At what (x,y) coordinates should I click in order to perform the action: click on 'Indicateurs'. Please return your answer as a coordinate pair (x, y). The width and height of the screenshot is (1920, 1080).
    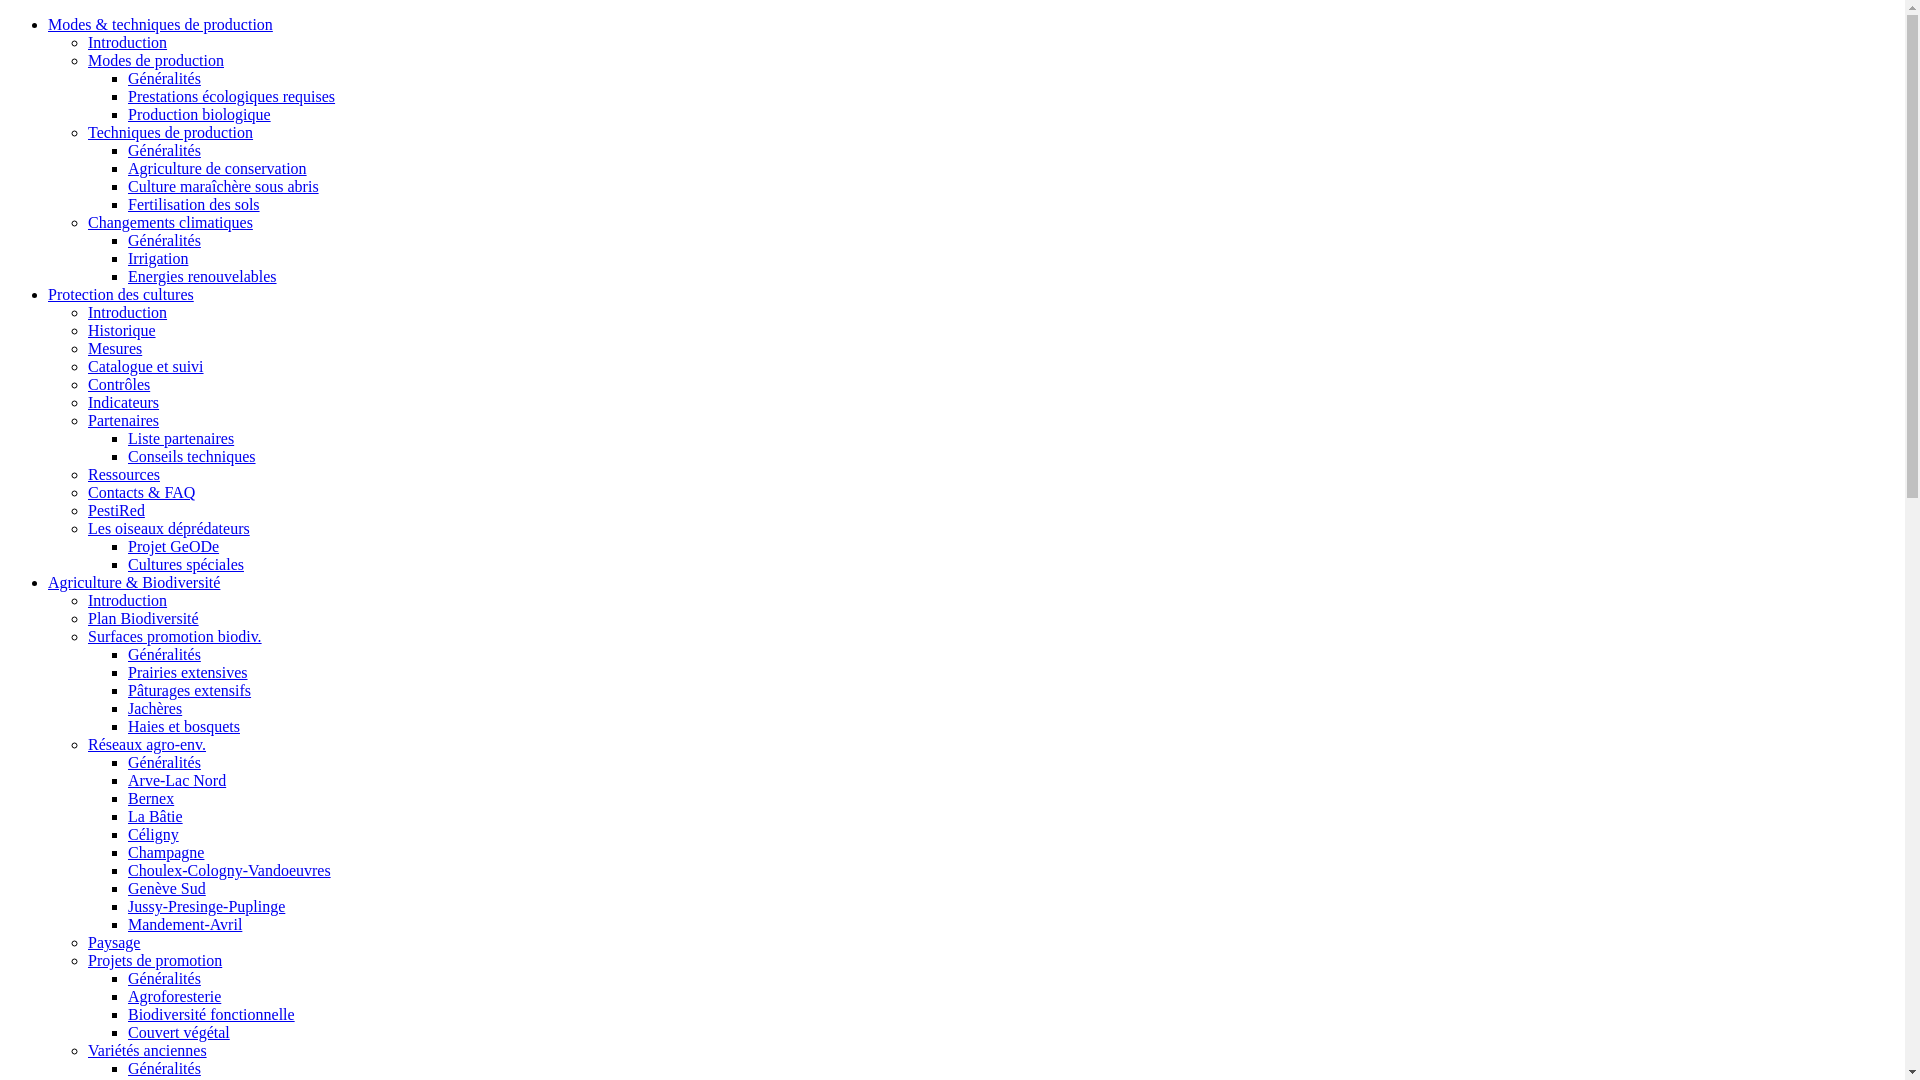
    Looking at the image, I should click on (122, 402).